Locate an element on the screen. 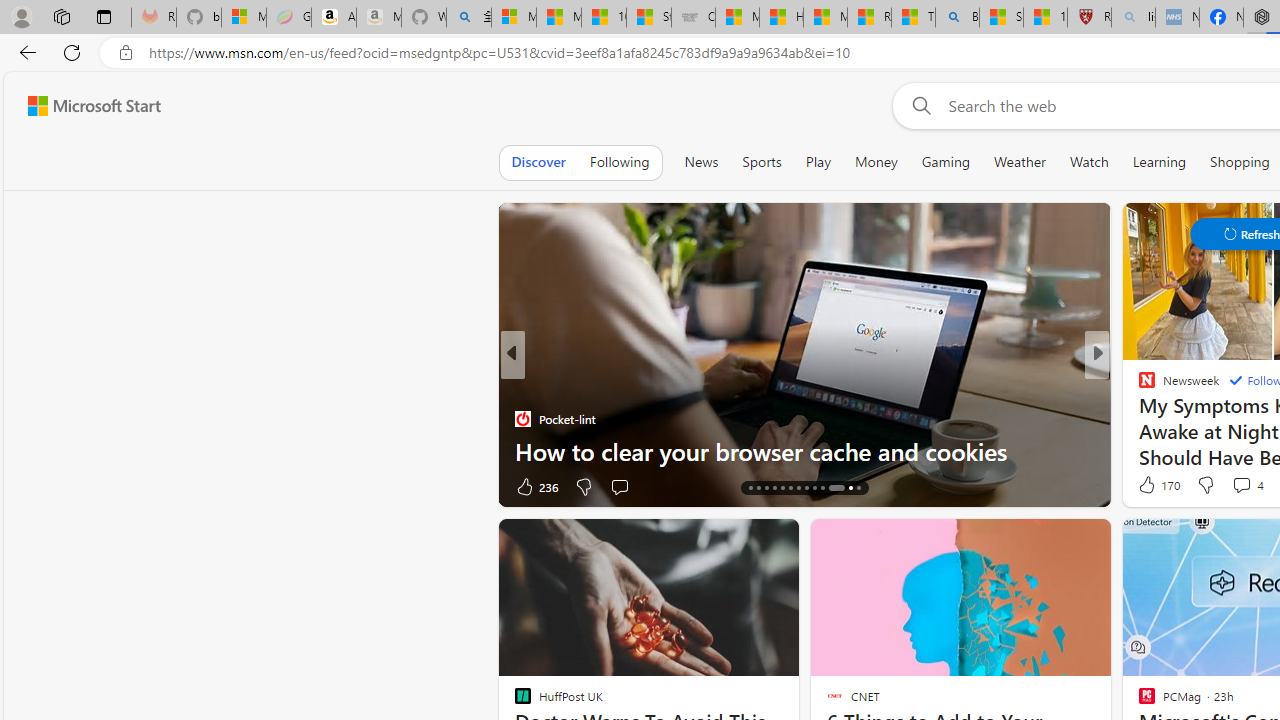 The height and width of the screenshot is (720, 1280). 'Start the conversation' is located at coordinates (618, 486).